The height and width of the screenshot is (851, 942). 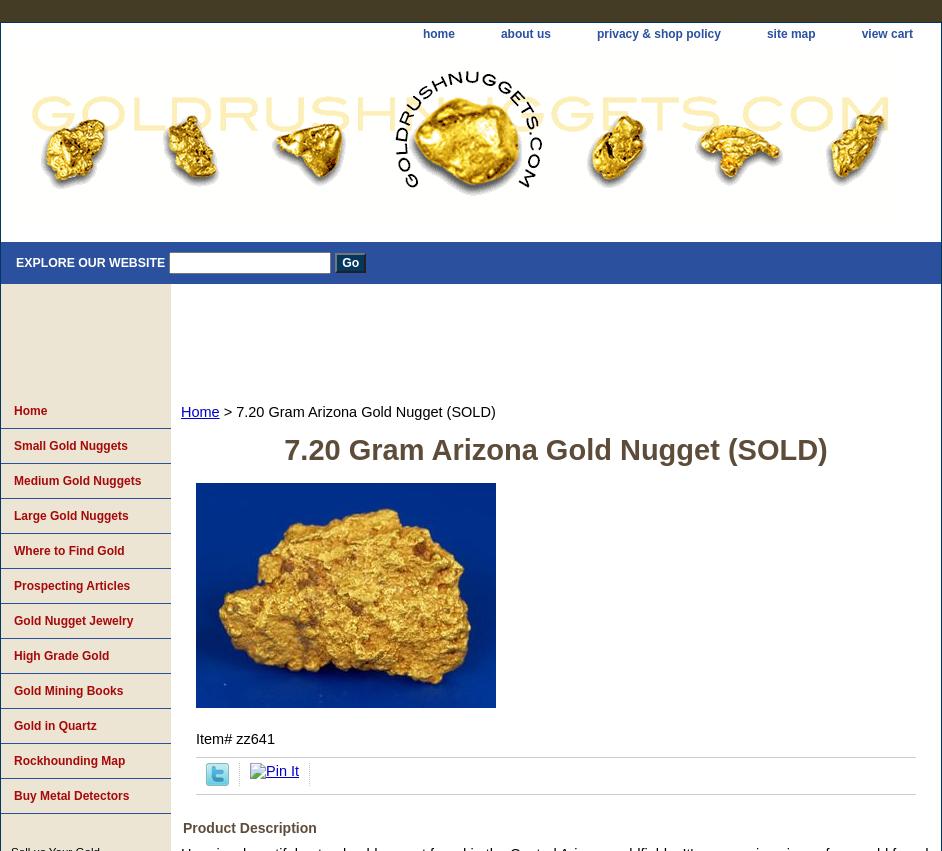 What do you see at coordinates (656, 33) in the screenshot?
I see `'privacy & shop policy'` at bounding box center [656, 33].